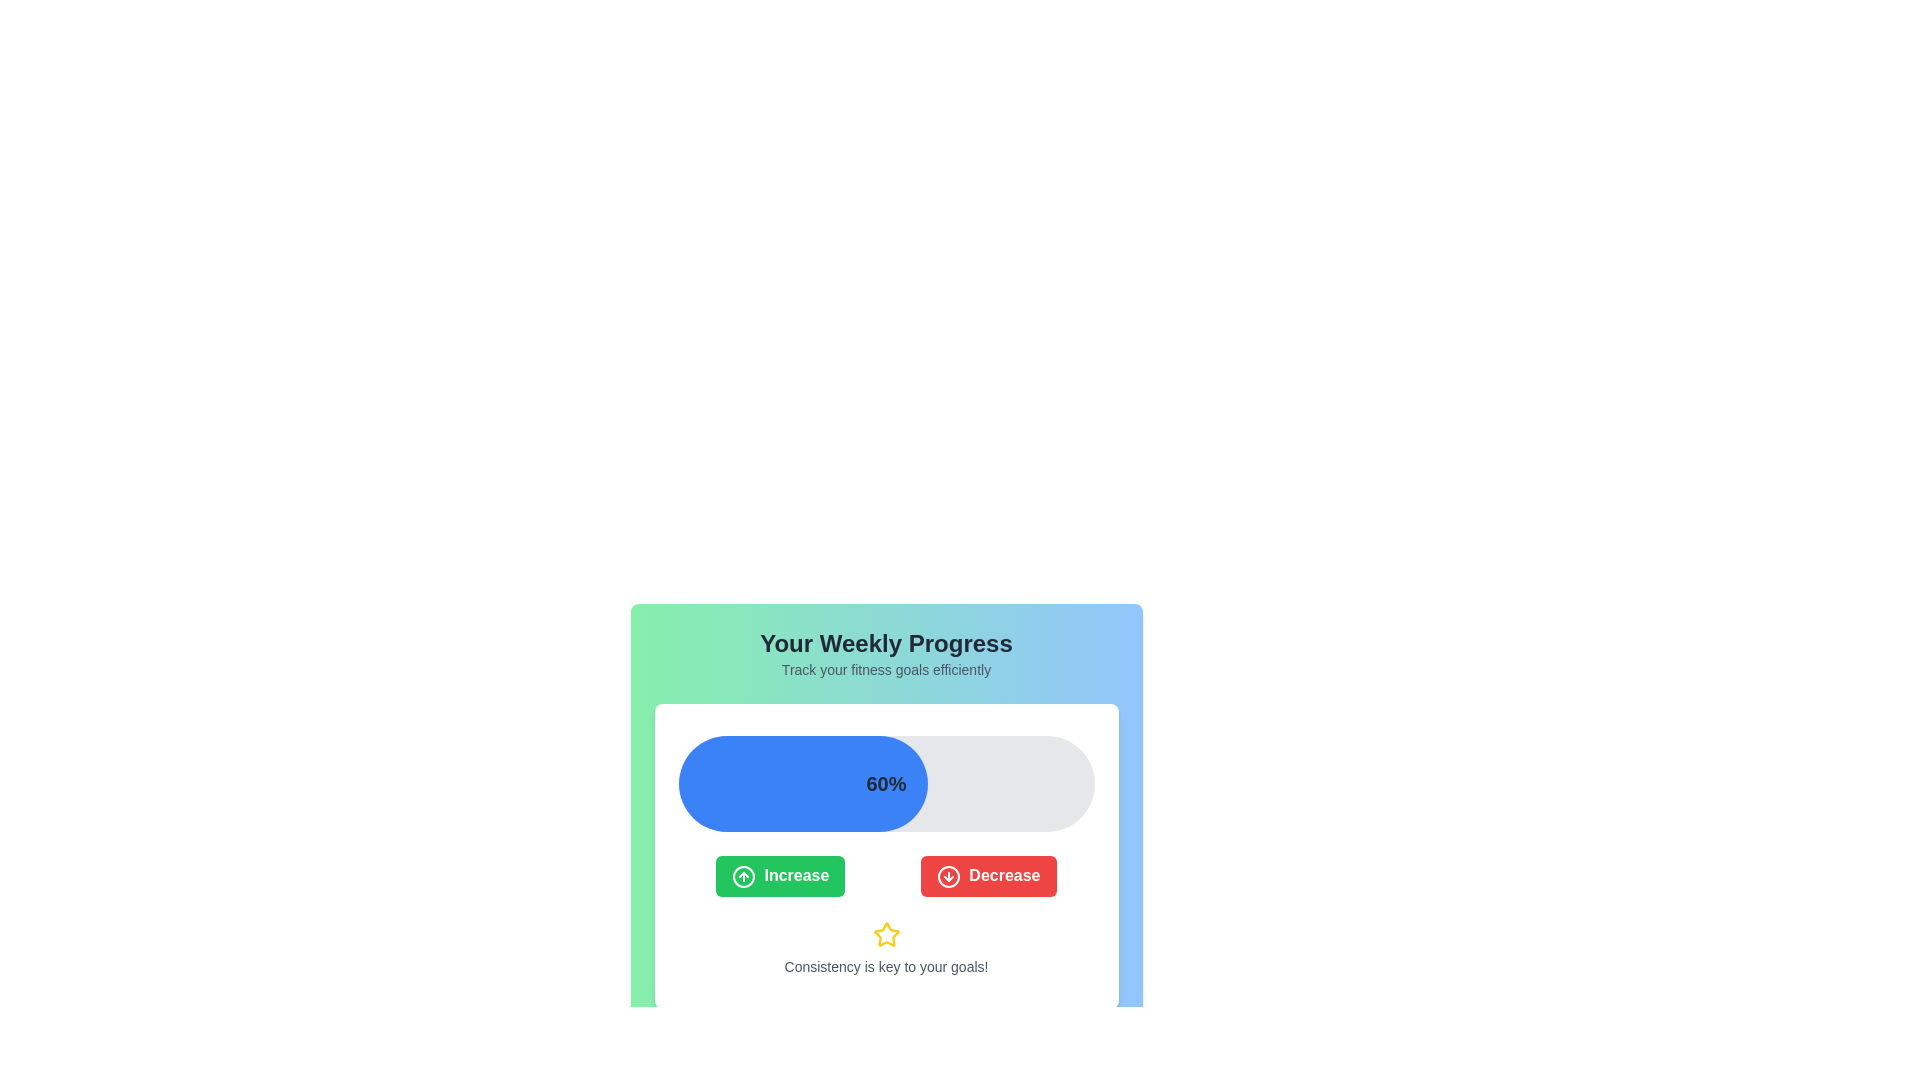 The image size is (1920, 1080). What do you see at coordinates (885, 782) in the screenshot?
I see `the horizontal progress bar filled with blue color that displays '60%' in the center, located above the 'Increase' and 'Decrease' buttons` at bounding box center [885, 782].